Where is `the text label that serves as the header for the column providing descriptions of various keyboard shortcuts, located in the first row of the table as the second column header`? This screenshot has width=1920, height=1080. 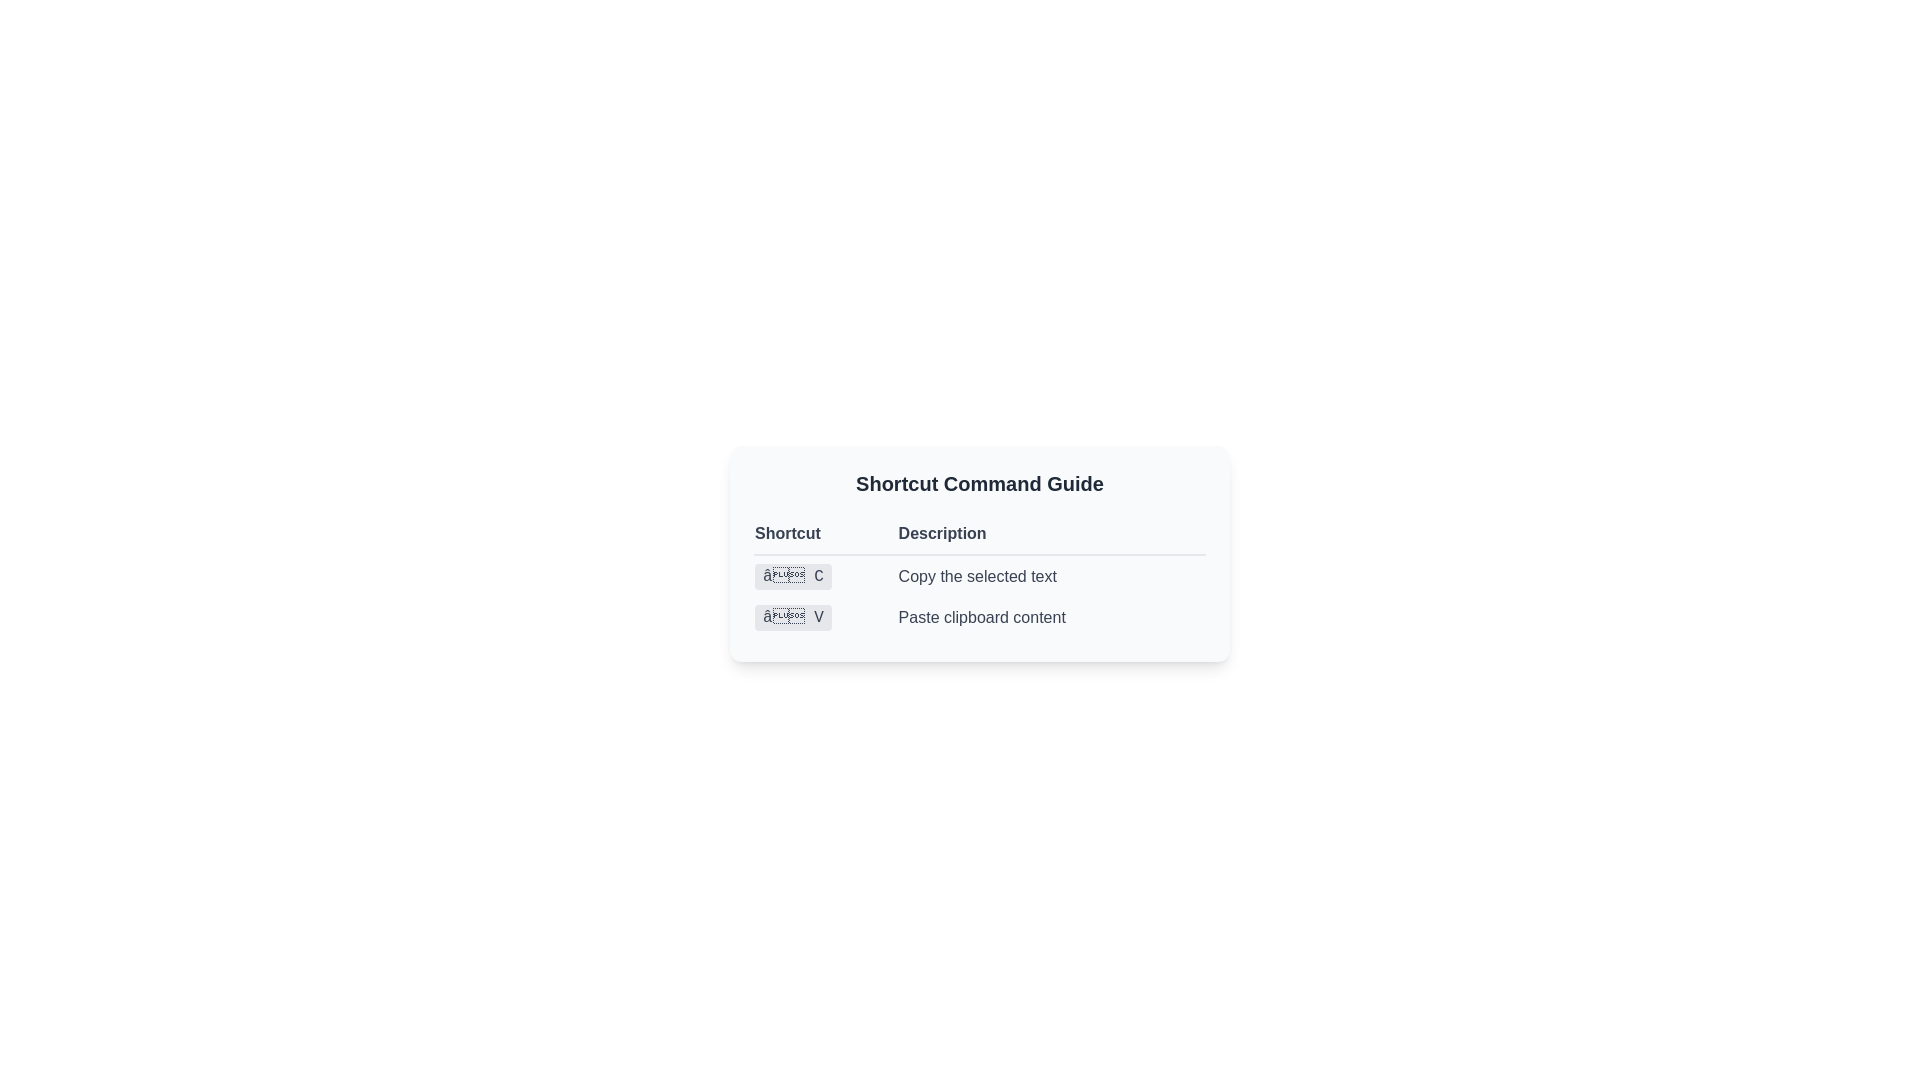
the text label that serves as the header for the column providing descriptions of various keyboard shortcuts, located in the first row of the table as the second column header is located at coordinates (979, 533).